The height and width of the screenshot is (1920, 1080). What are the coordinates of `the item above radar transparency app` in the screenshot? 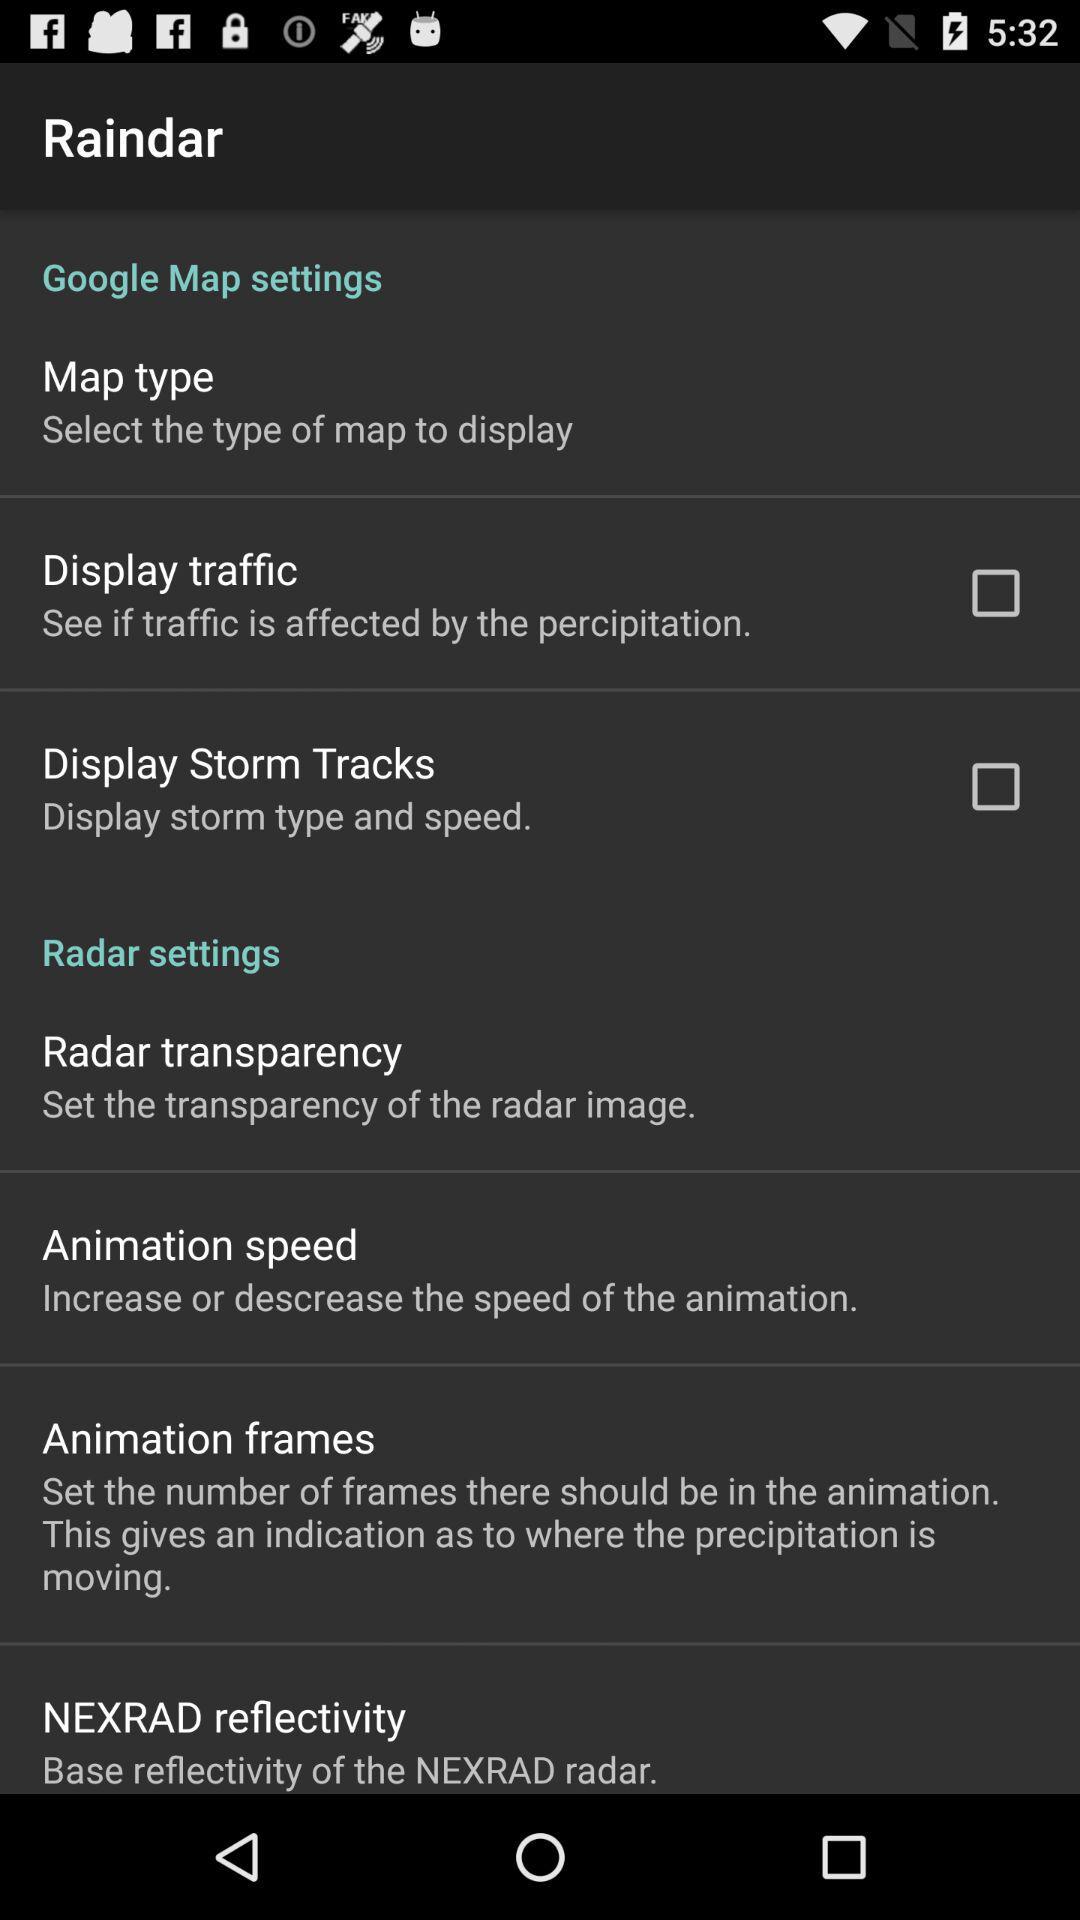 It's located at (540, 929).